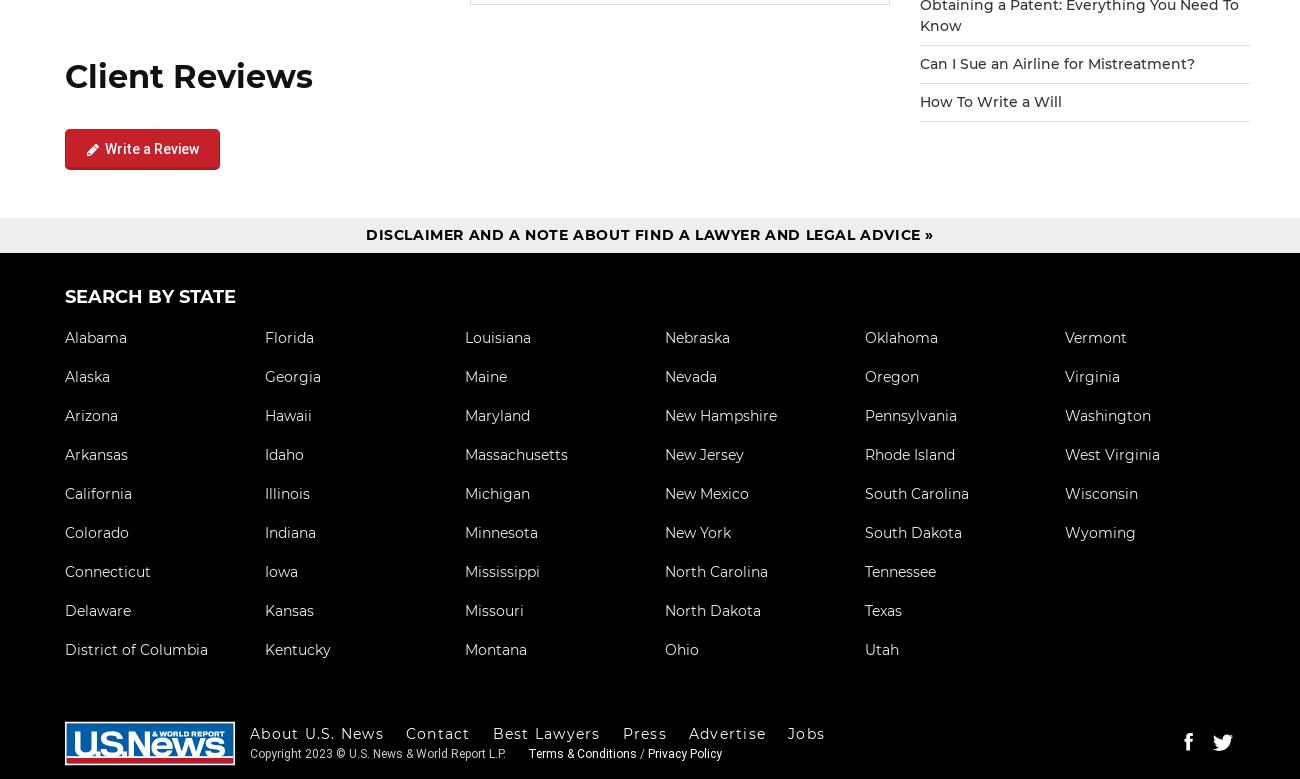 Image resolution: width=1300 pixels, height=779 pixels. Describe the element at coordinates (436, 731) in the screenshot. I see `'Contact'` at that location.